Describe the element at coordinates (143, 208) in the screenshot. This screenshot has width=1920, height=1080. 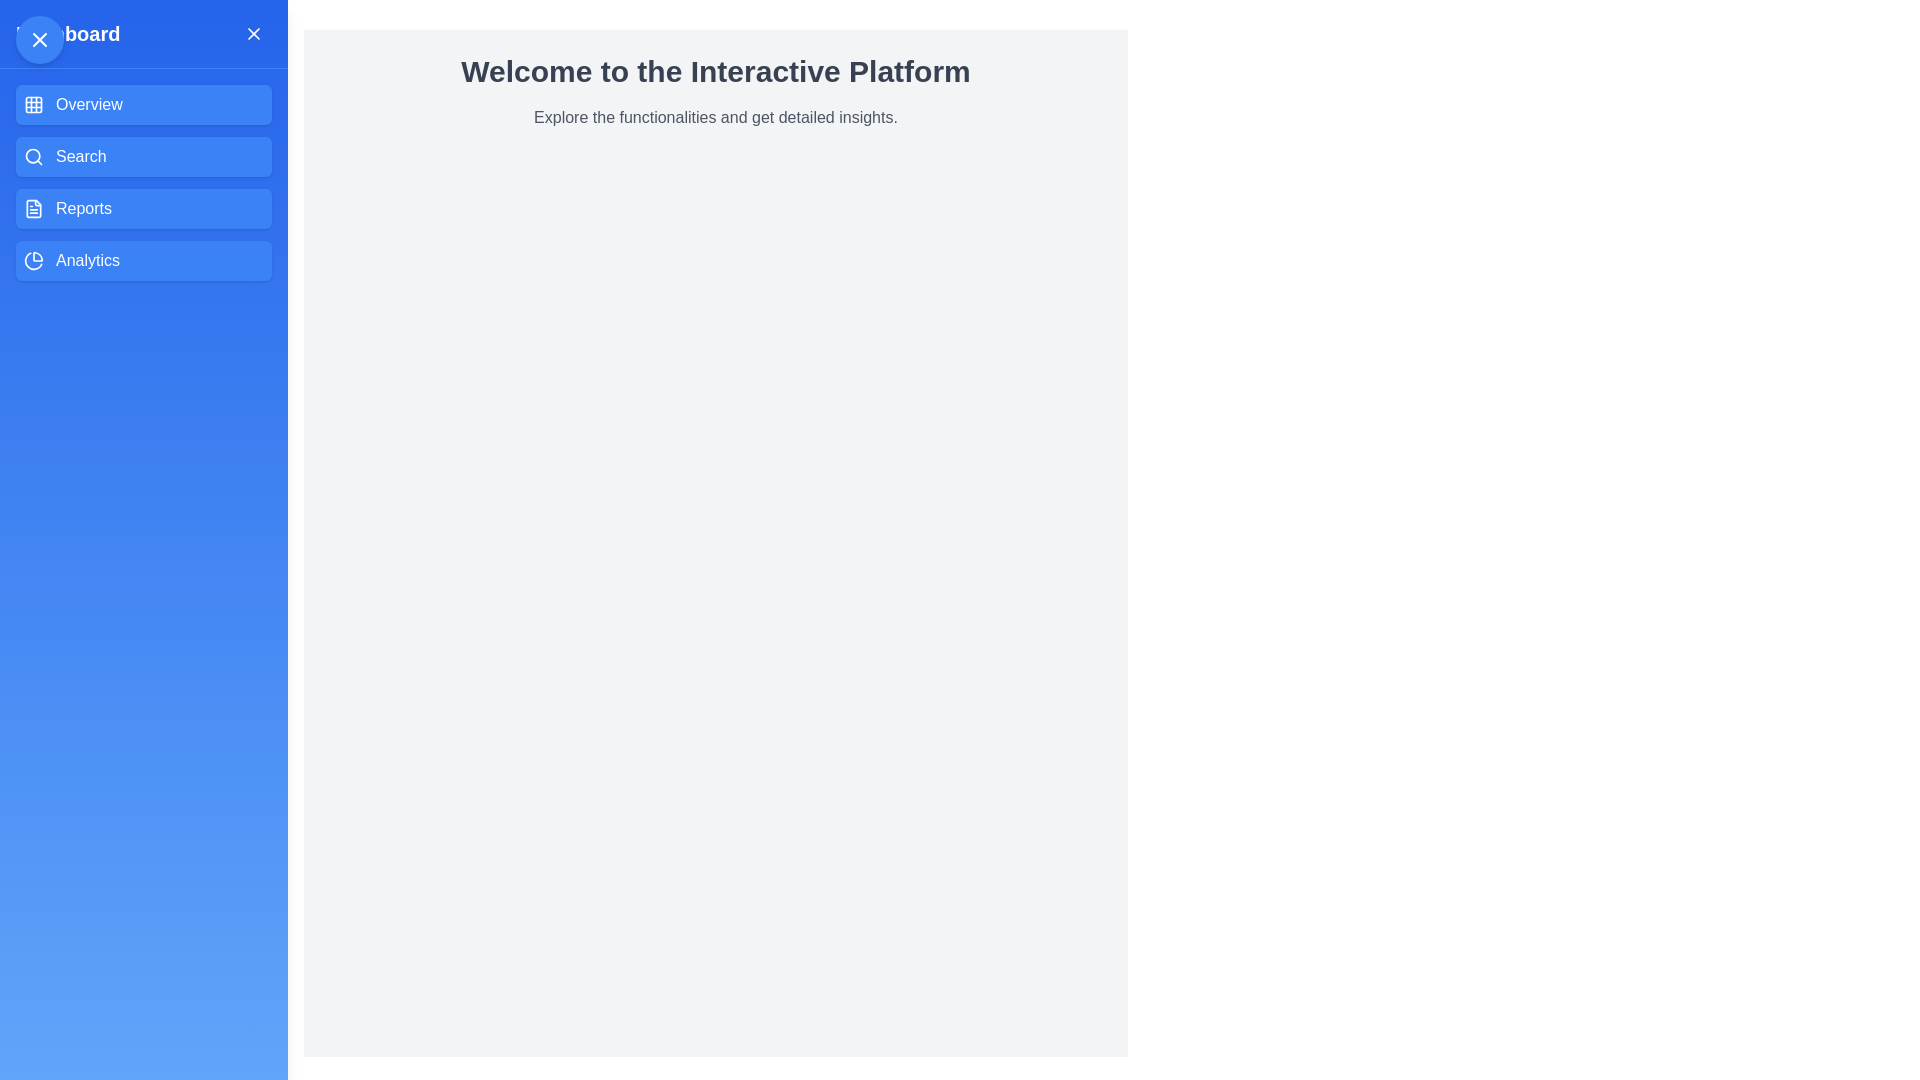
I see `the menu option Reports to navigate to the corresponding section` at that location.